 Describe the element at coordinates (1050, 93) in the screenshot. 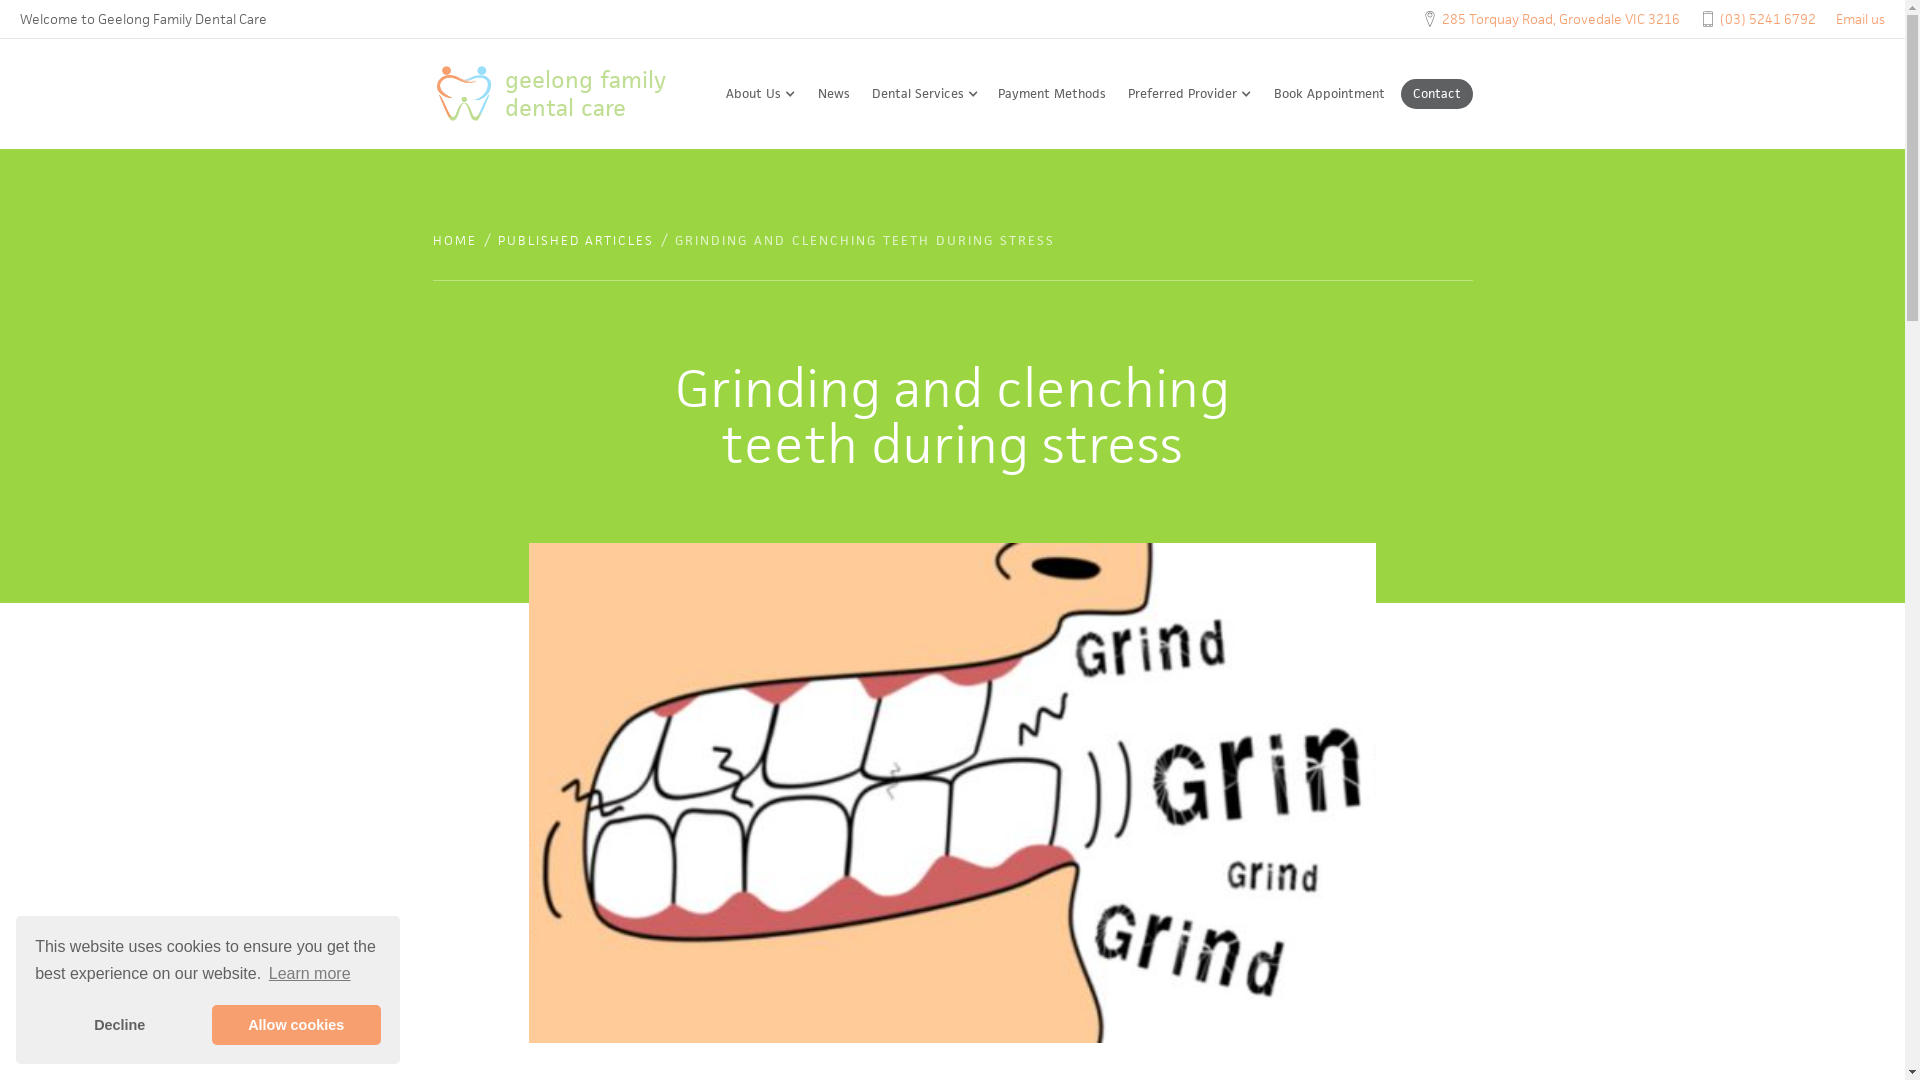

I see `'Payment Methods'` at that location.